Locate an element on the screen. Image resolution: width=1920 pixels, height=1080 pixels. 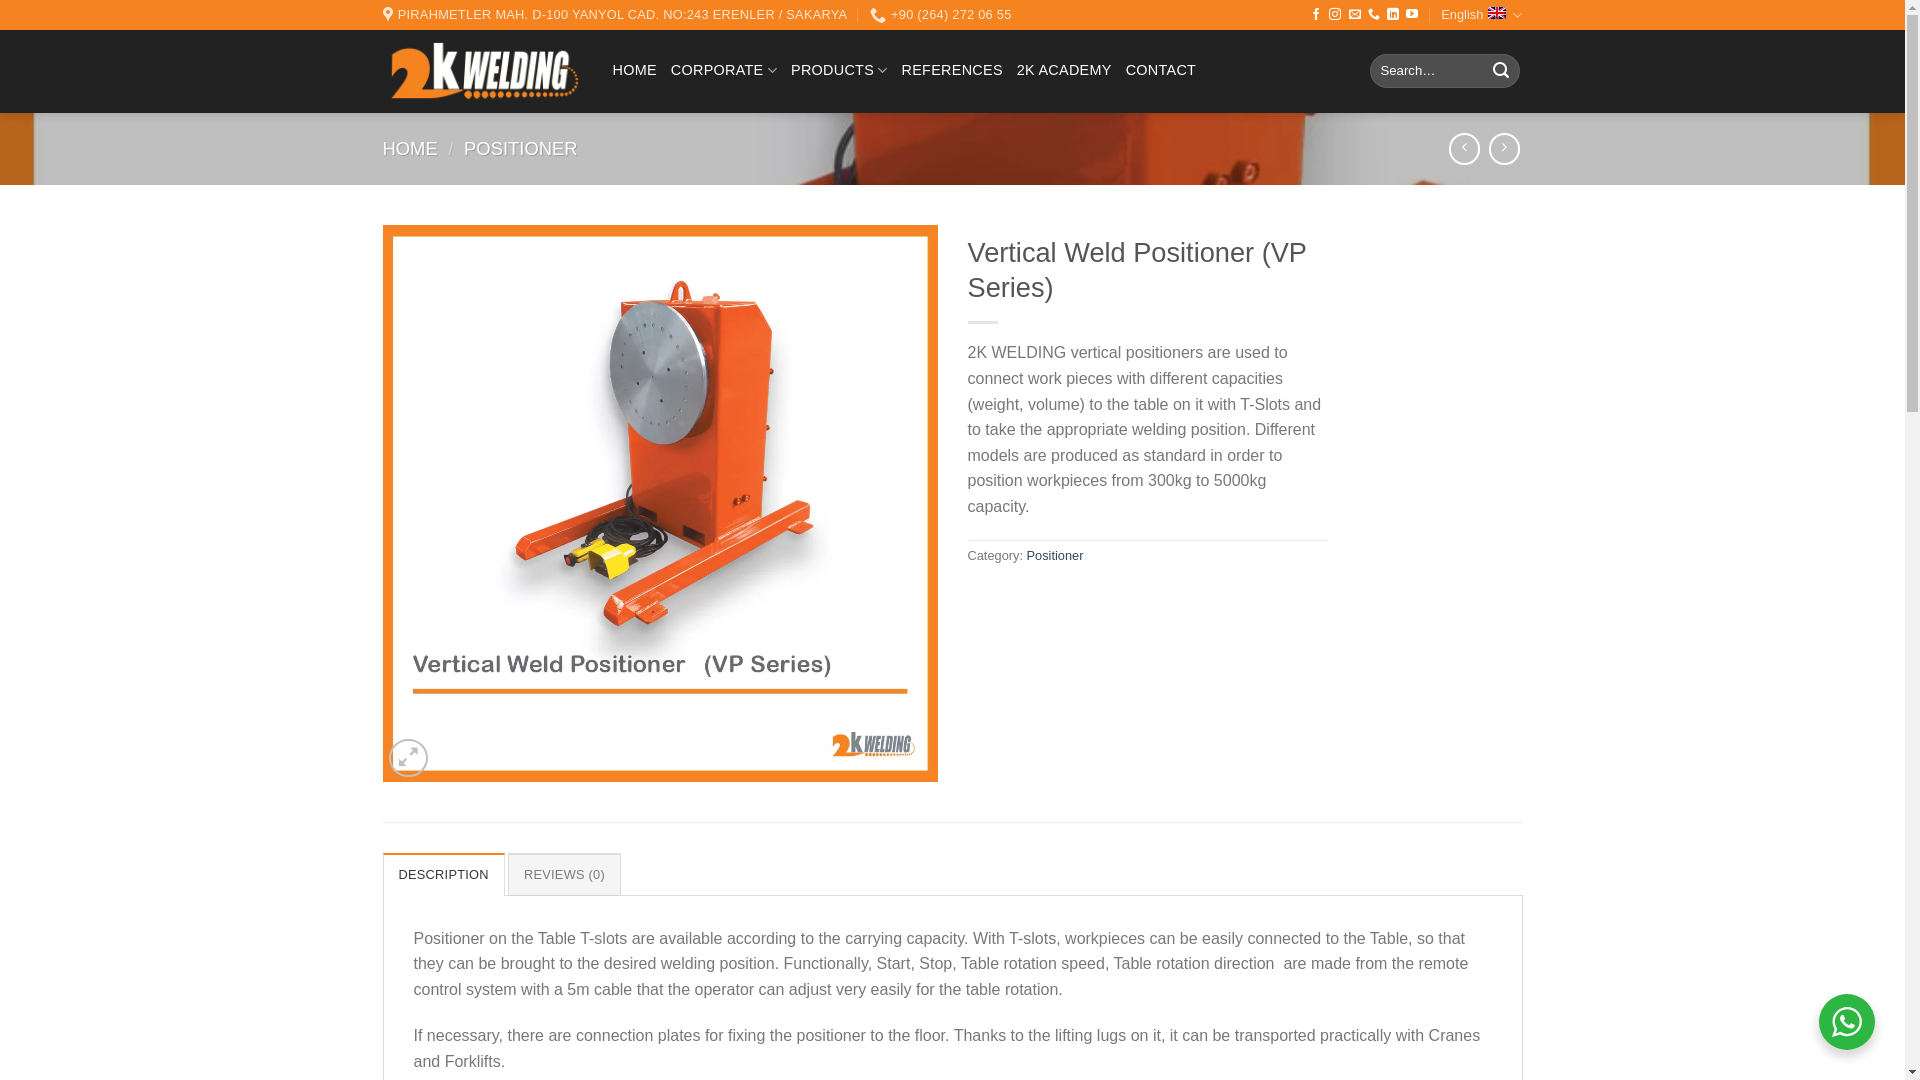
'REVIEWS (0)' is located at coordinates (563, 873).